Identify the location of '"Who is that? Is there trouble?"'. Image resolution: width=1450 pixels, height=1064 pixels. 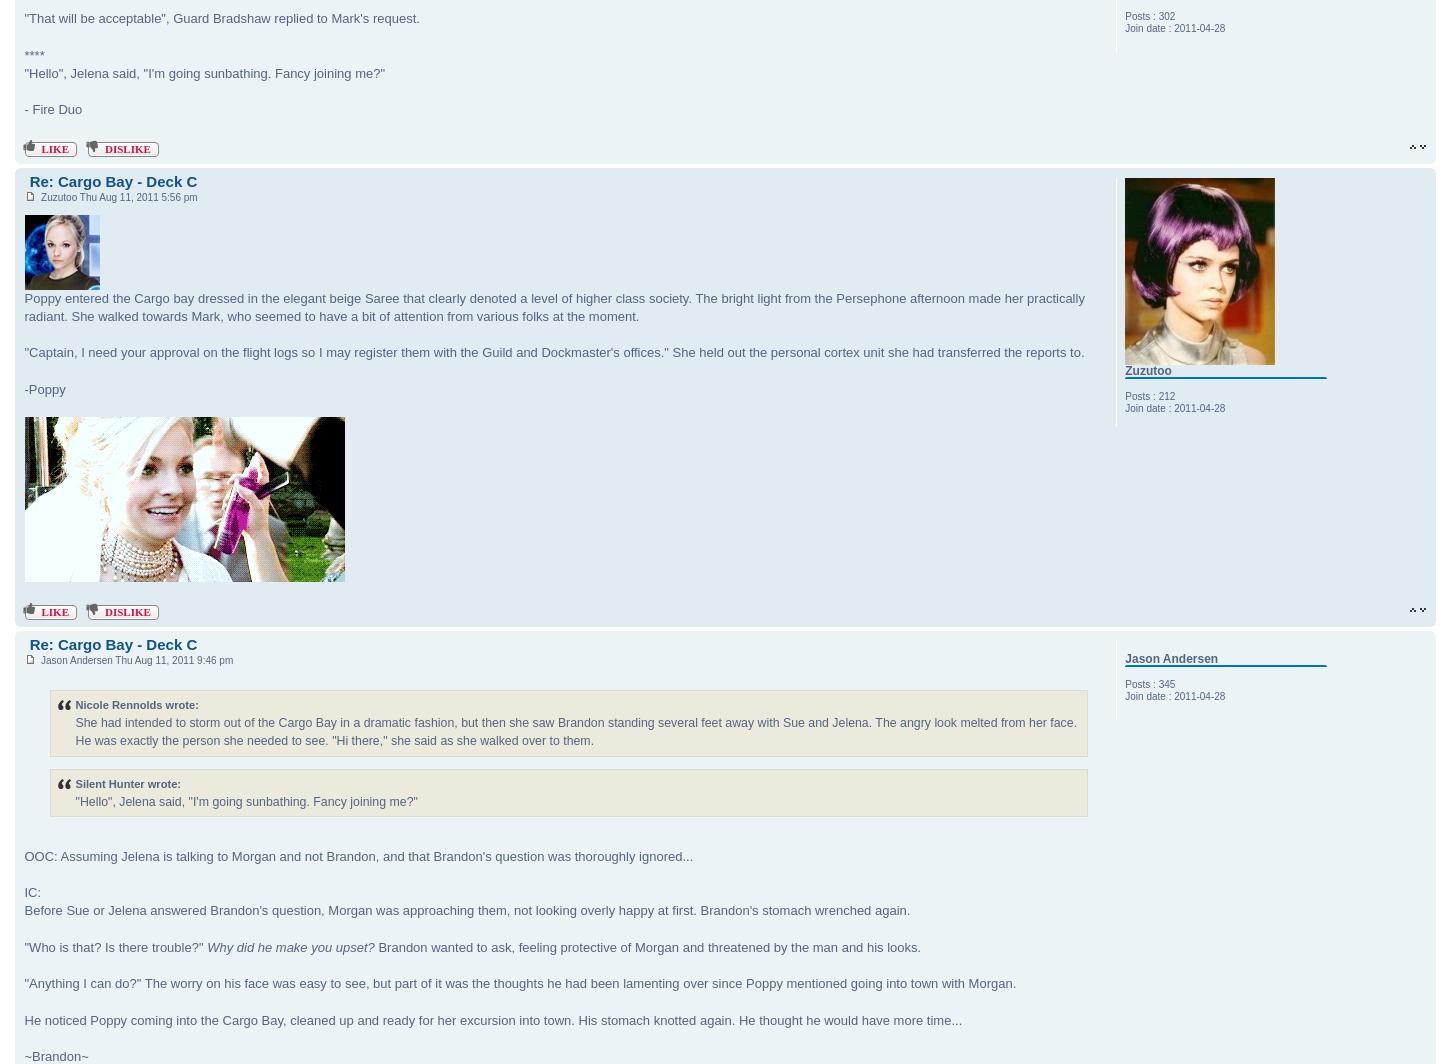
(24, 946).